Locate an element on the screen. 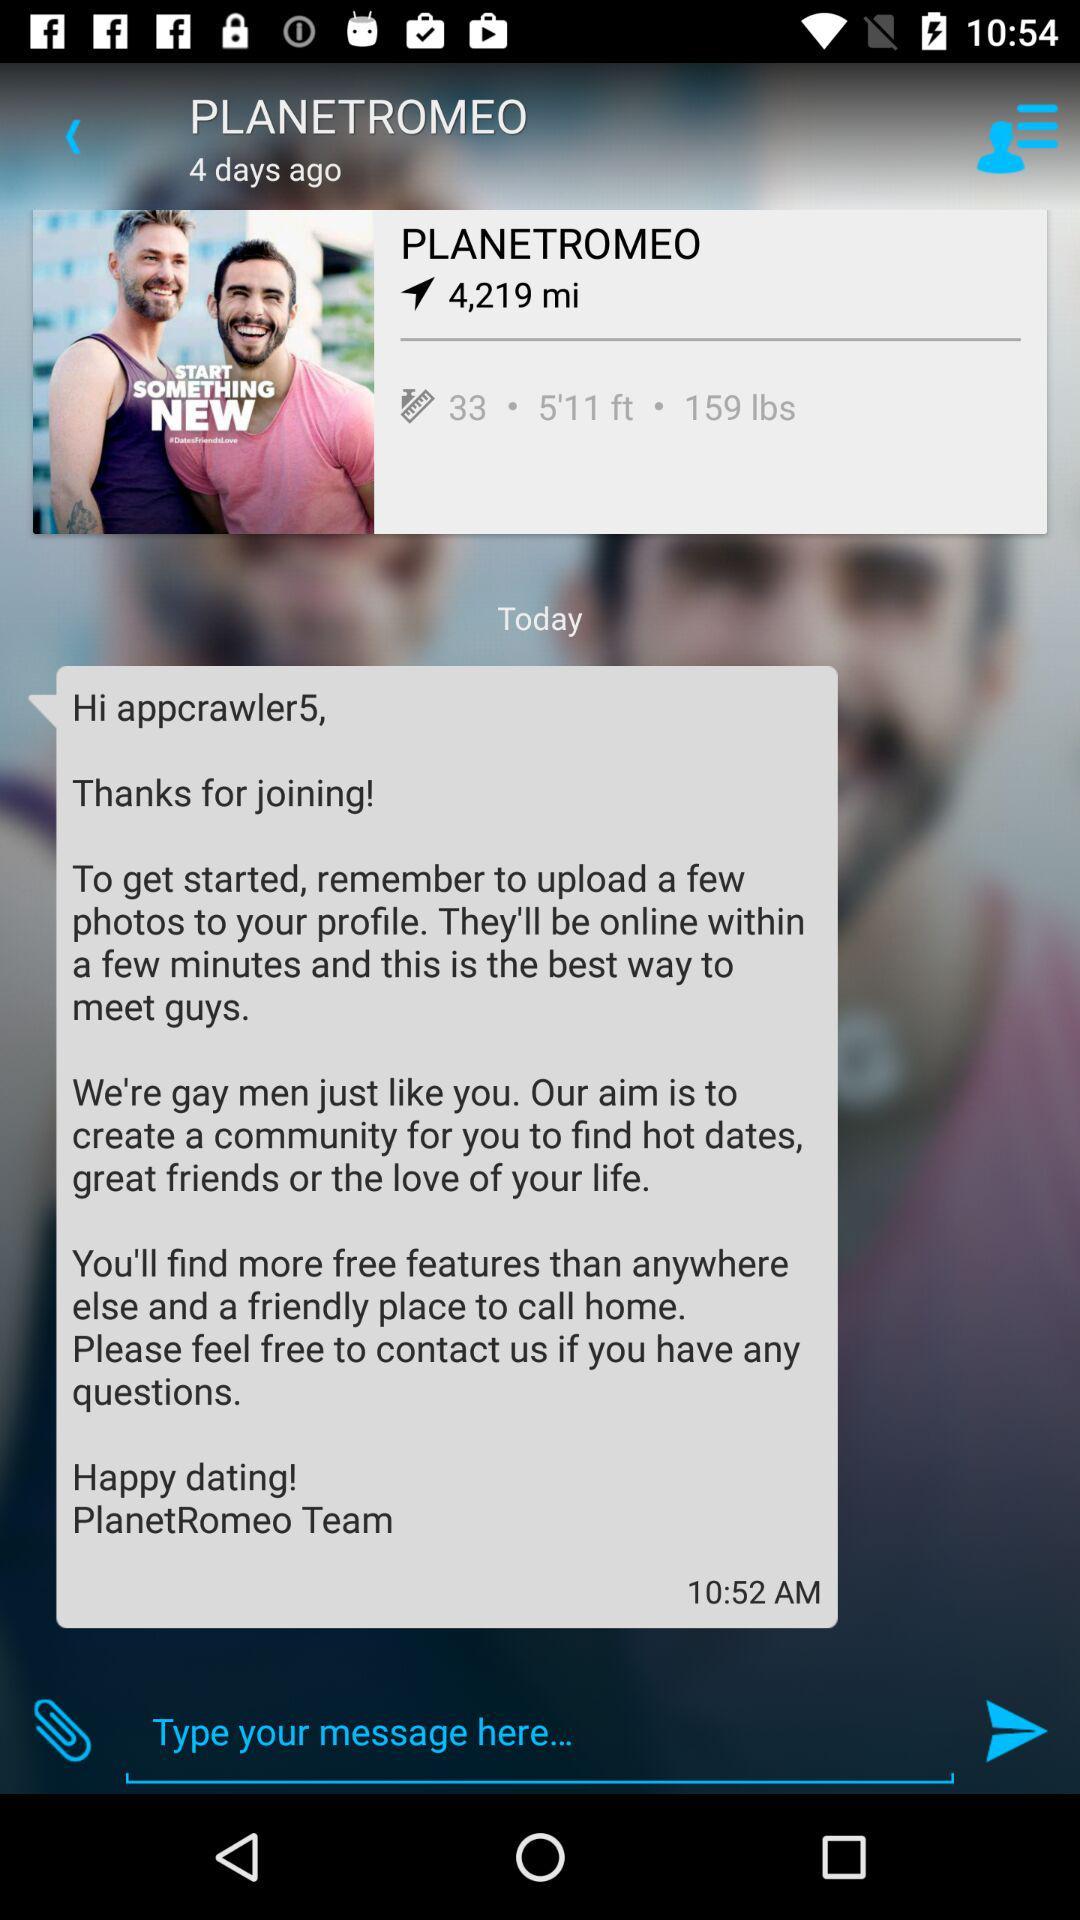 The width and height of the screenshot is (1080, 1920). icon at the top right corner is located at coordinates (1017, 135).